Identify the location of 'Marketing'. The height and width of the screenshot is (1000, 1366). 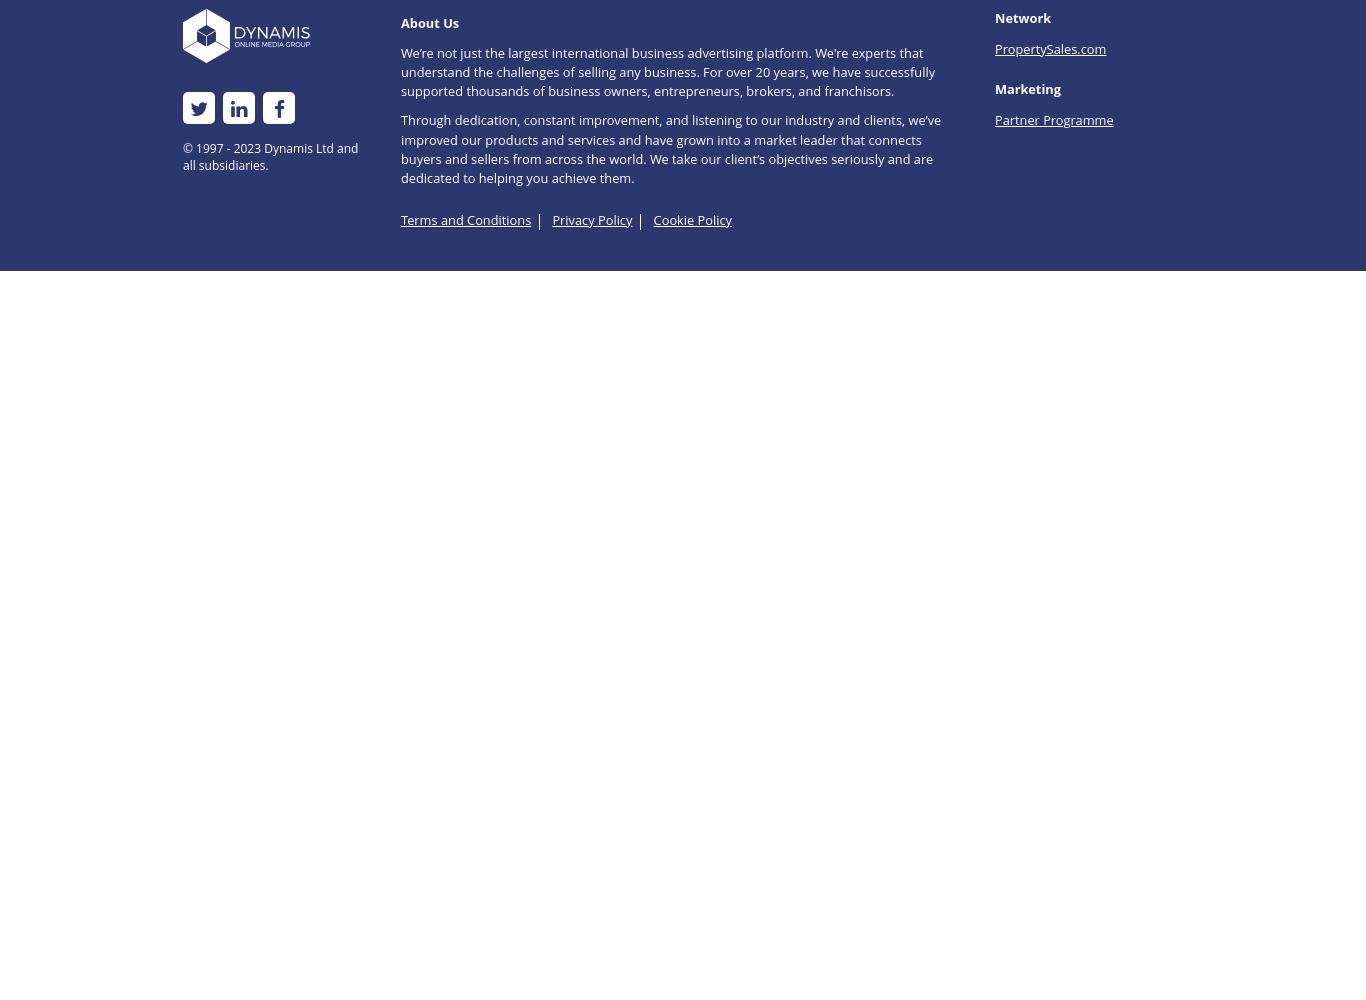
(1026, 88).